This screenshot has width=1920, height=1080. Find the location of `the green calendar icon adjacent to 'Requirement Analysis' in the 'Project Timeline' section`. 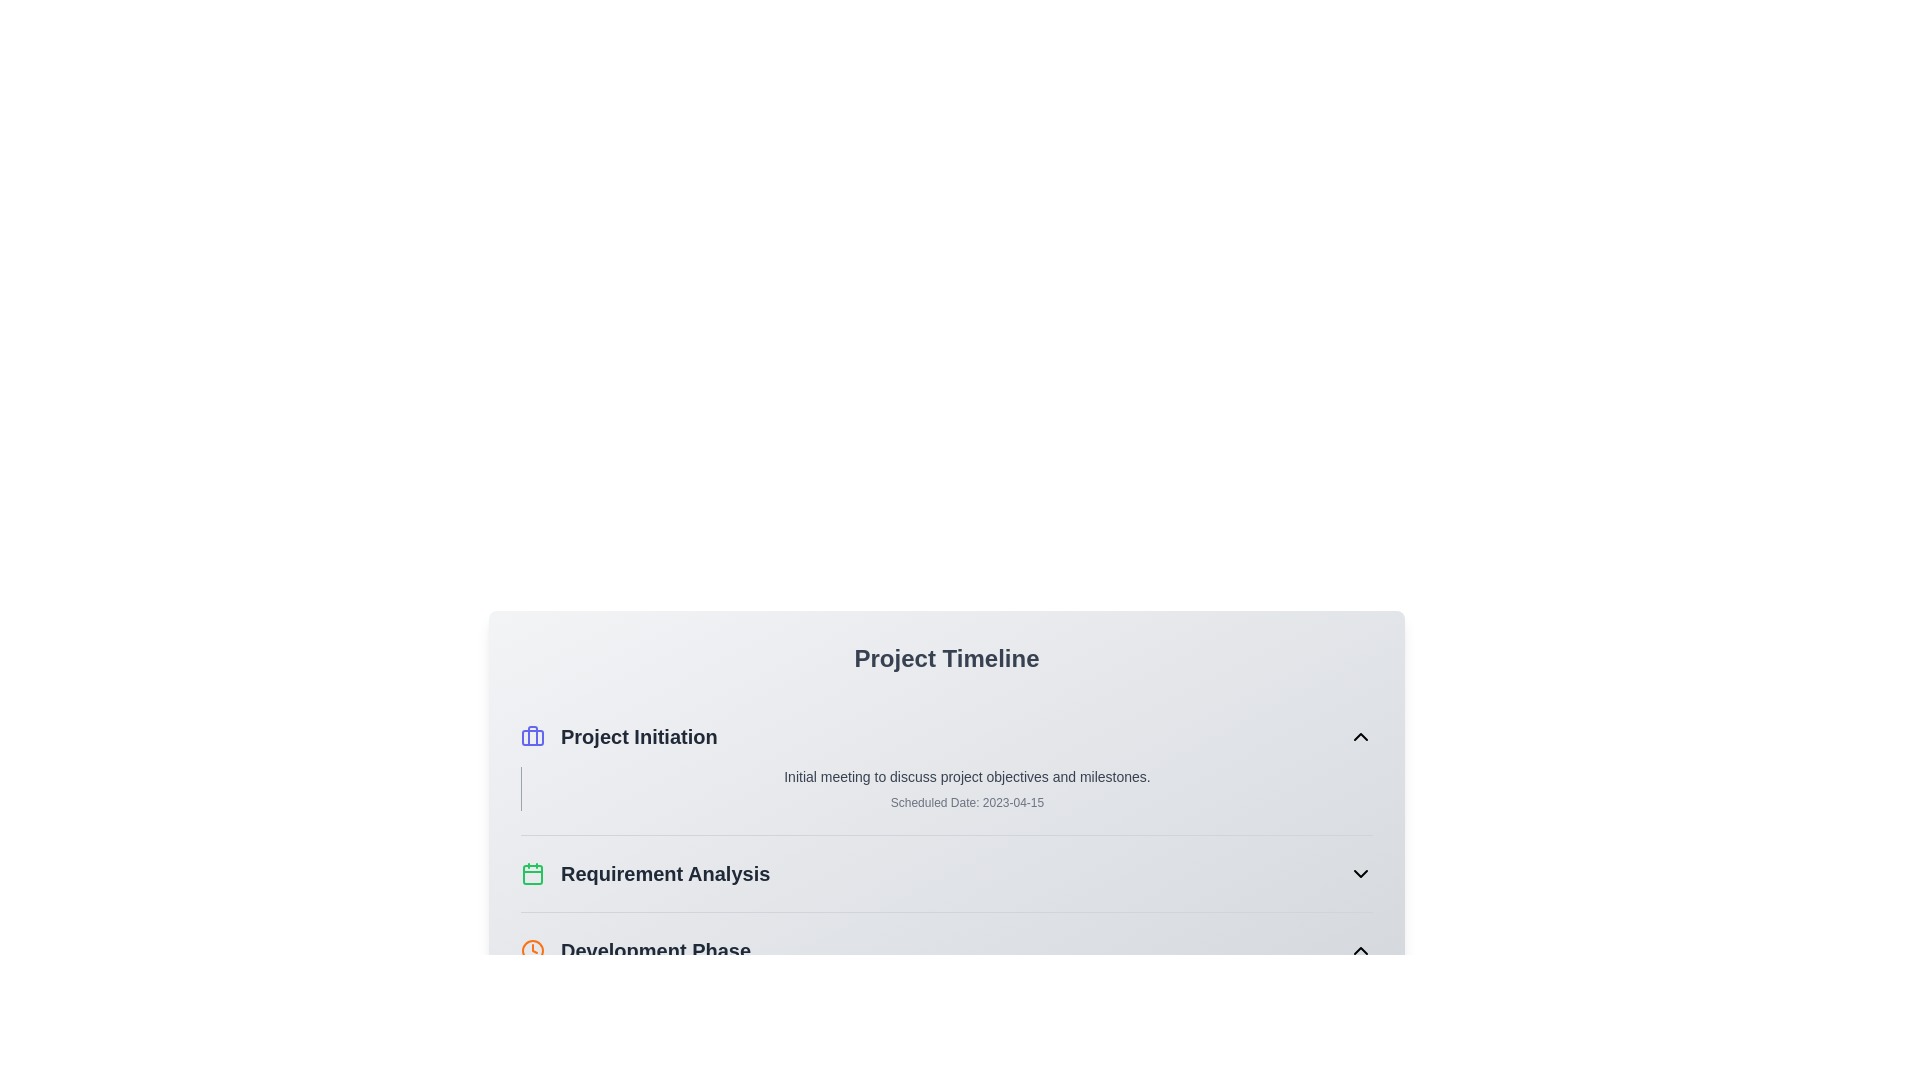

the green calendar icon adjacent to 'Requirement Analysis' in the 'Project Timeline' section is located at coordinates (532, 873).